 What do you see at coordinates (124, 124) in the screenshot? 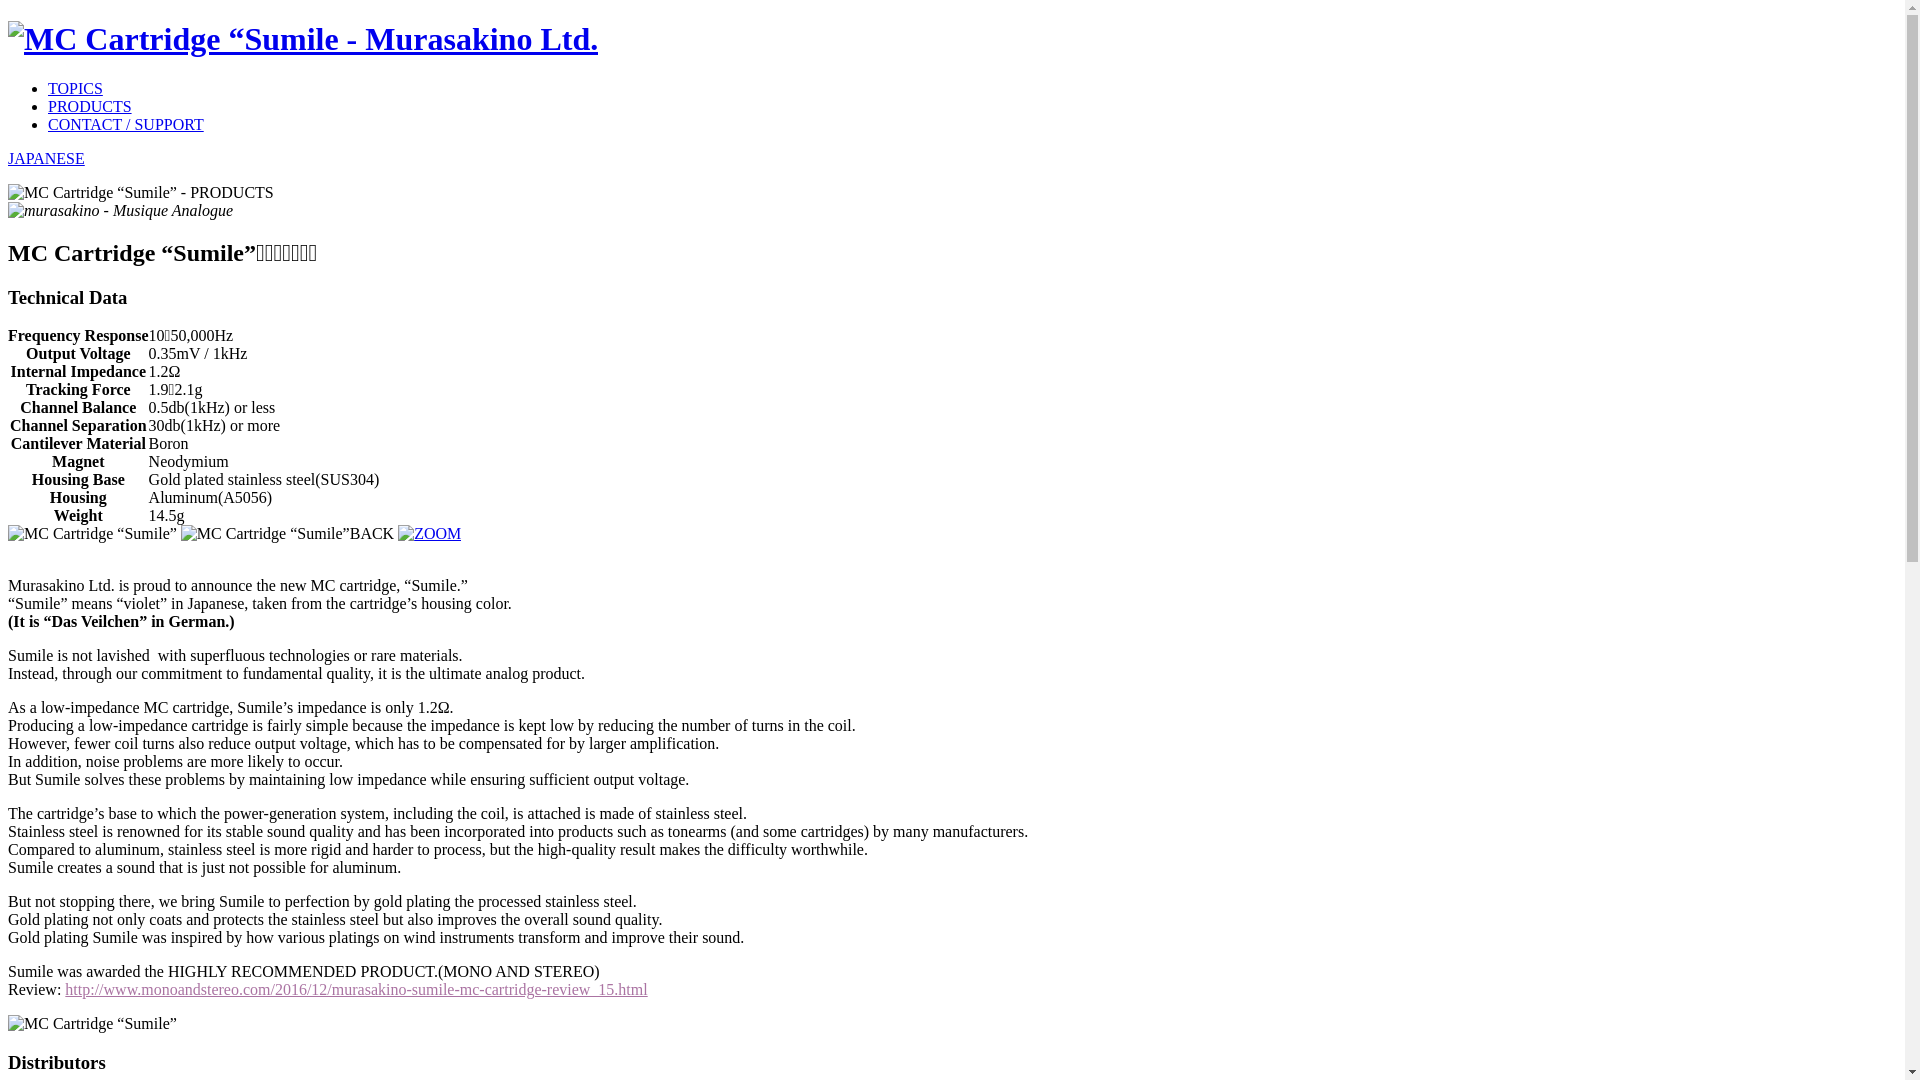
I see `'CONTACT / SUPPORT'` at bounding box center [124, 124].